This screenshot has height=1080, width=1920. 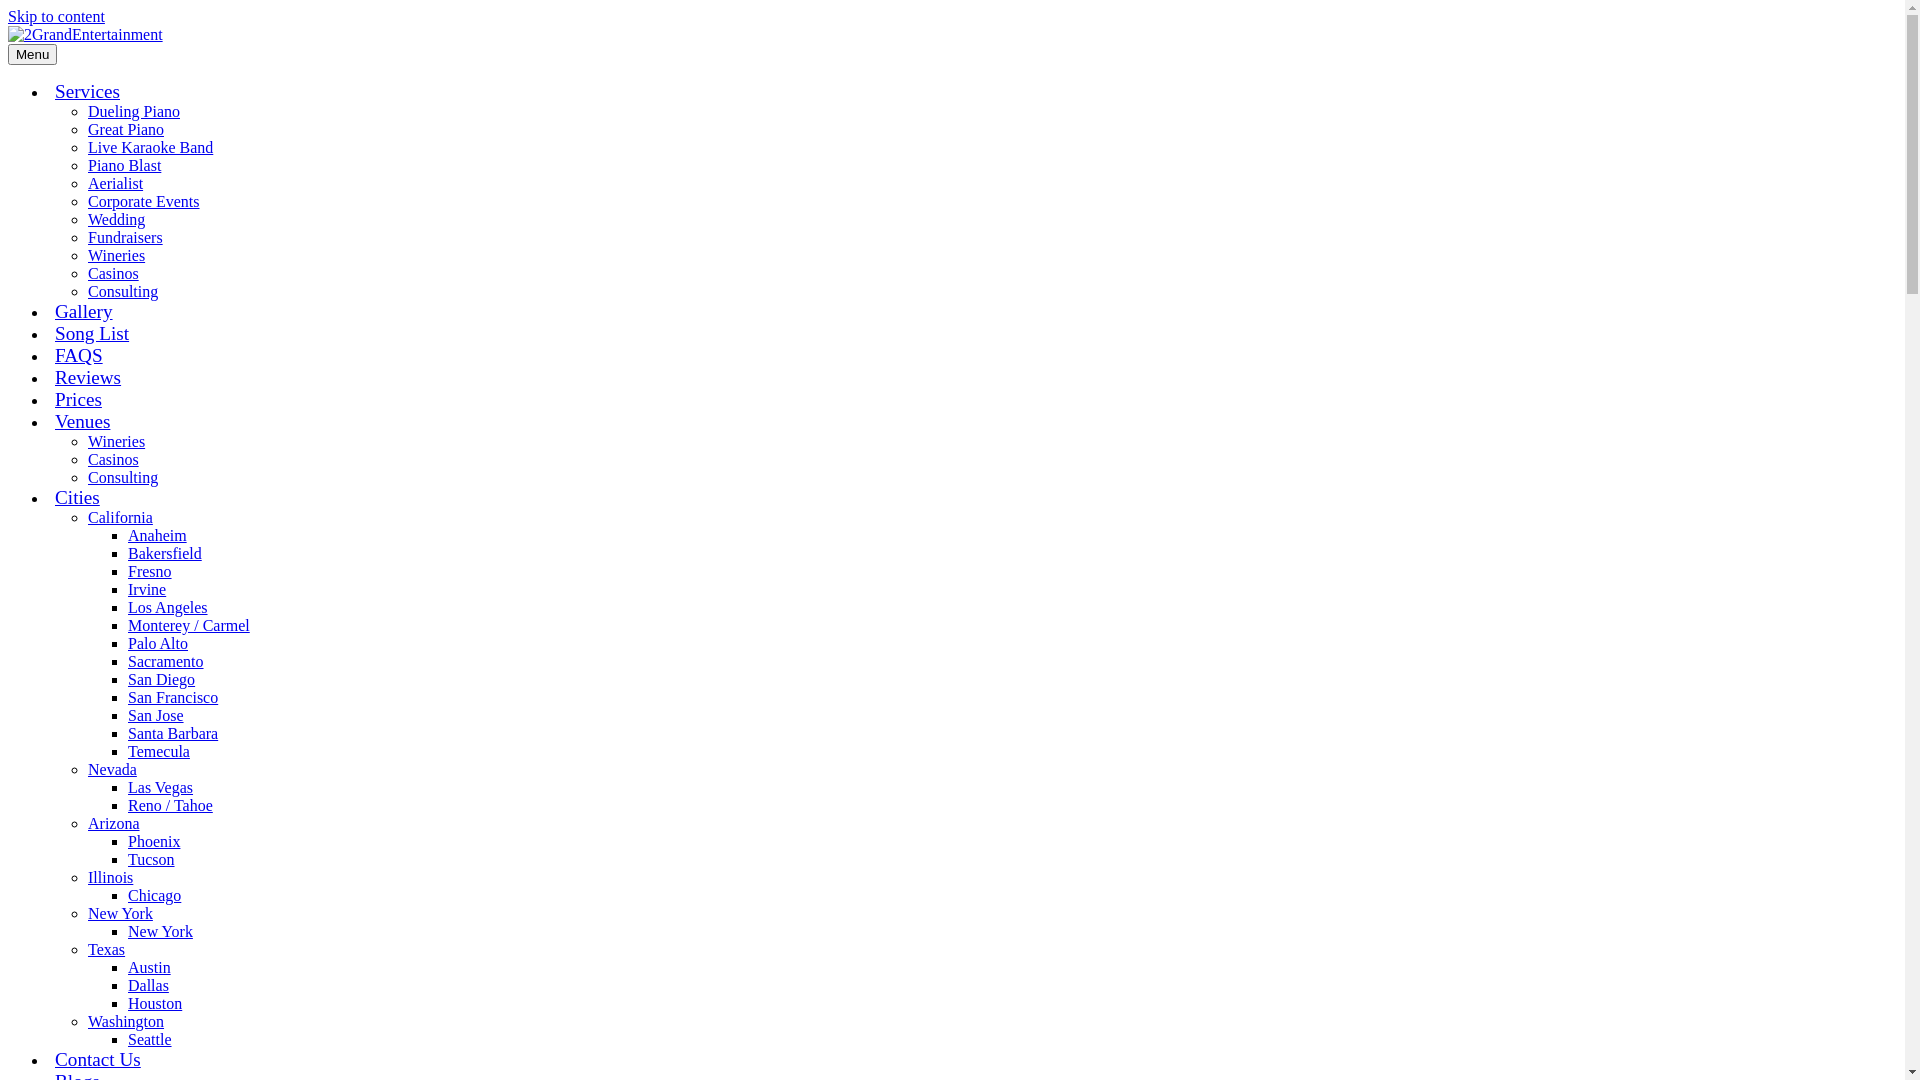 I want to click on 'Services', so click(x=86, y=91).